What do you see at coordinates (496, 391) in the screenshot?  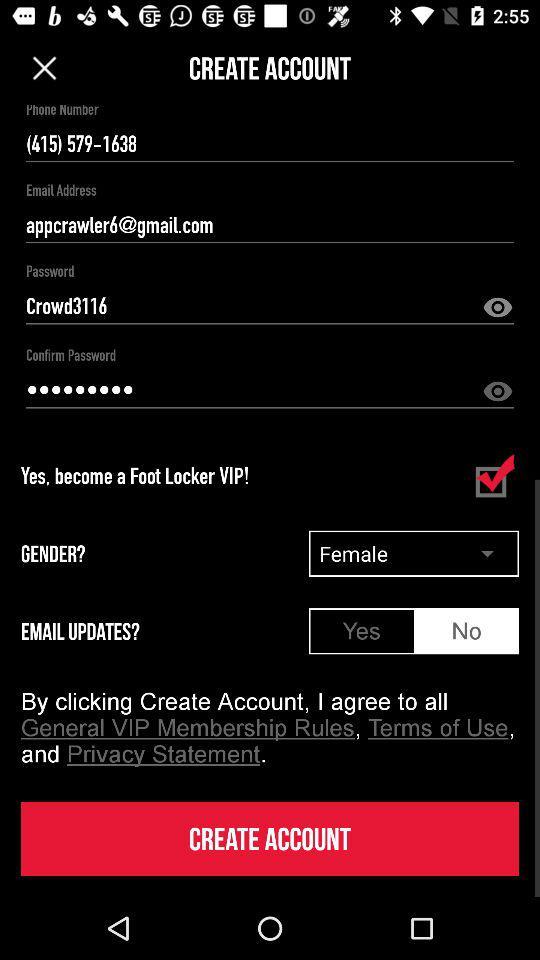 I see `for vision` at bounding box center [496, 391].